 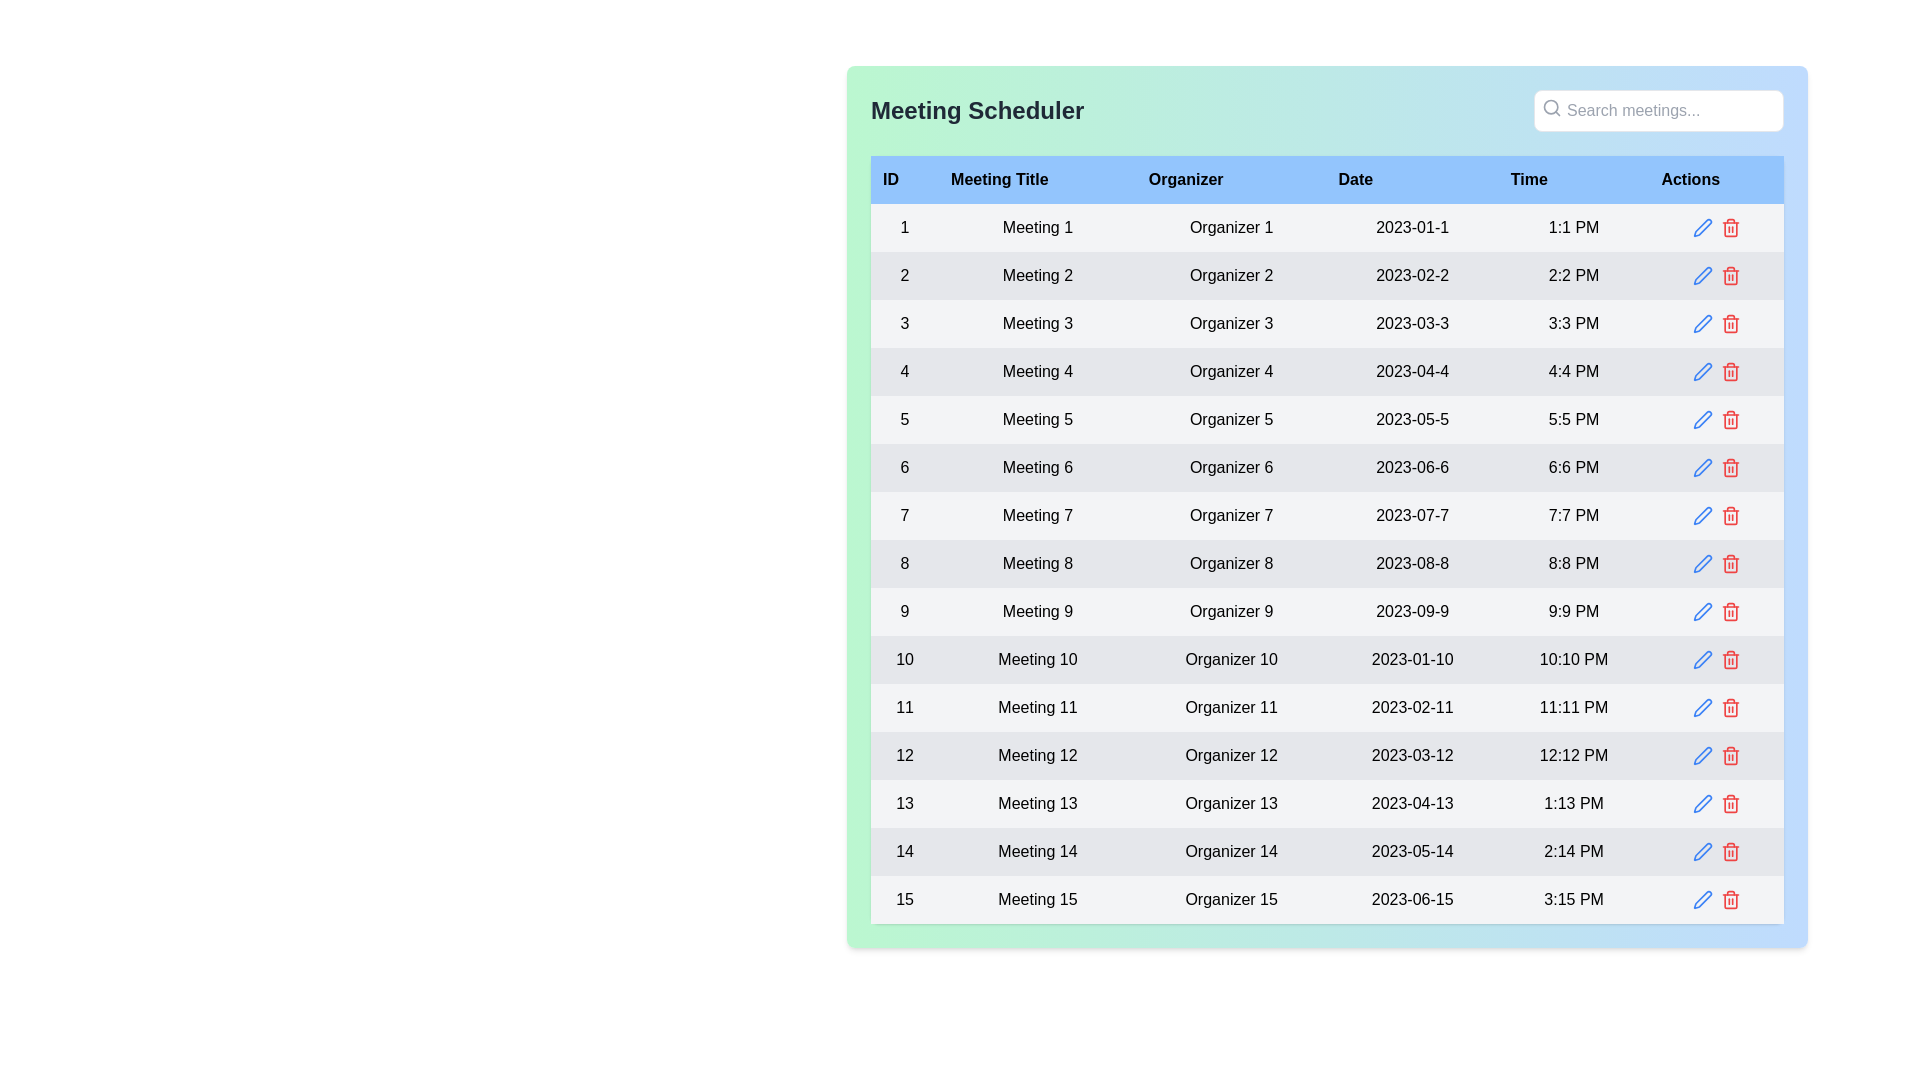 What do you see at coordinates (1573, 323) in the screenshot?
I see `the static text display showing '3:3 PM' in the 'Time' column of the third row of the table` at bounding box center [1573, 323].